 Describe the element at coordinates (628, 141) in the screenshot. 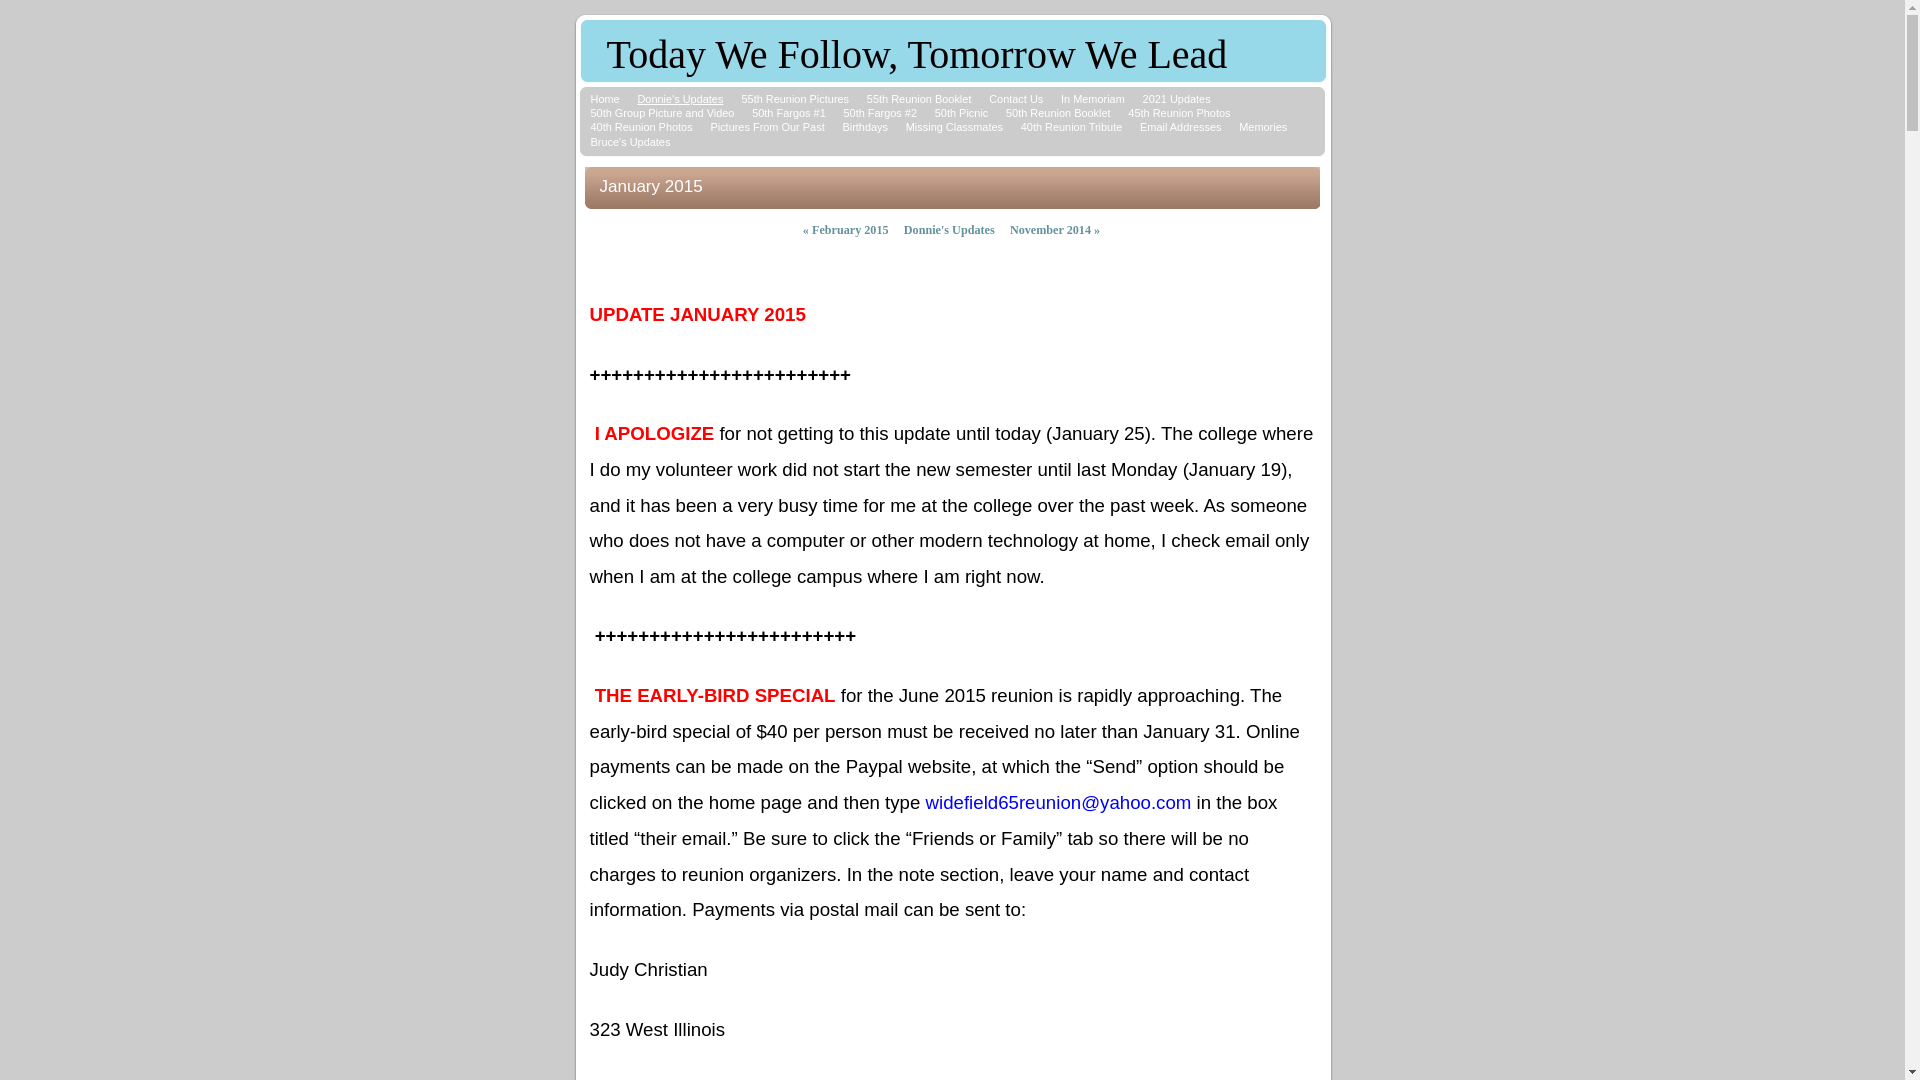

I see `'Bruce's Updates'` at that location.